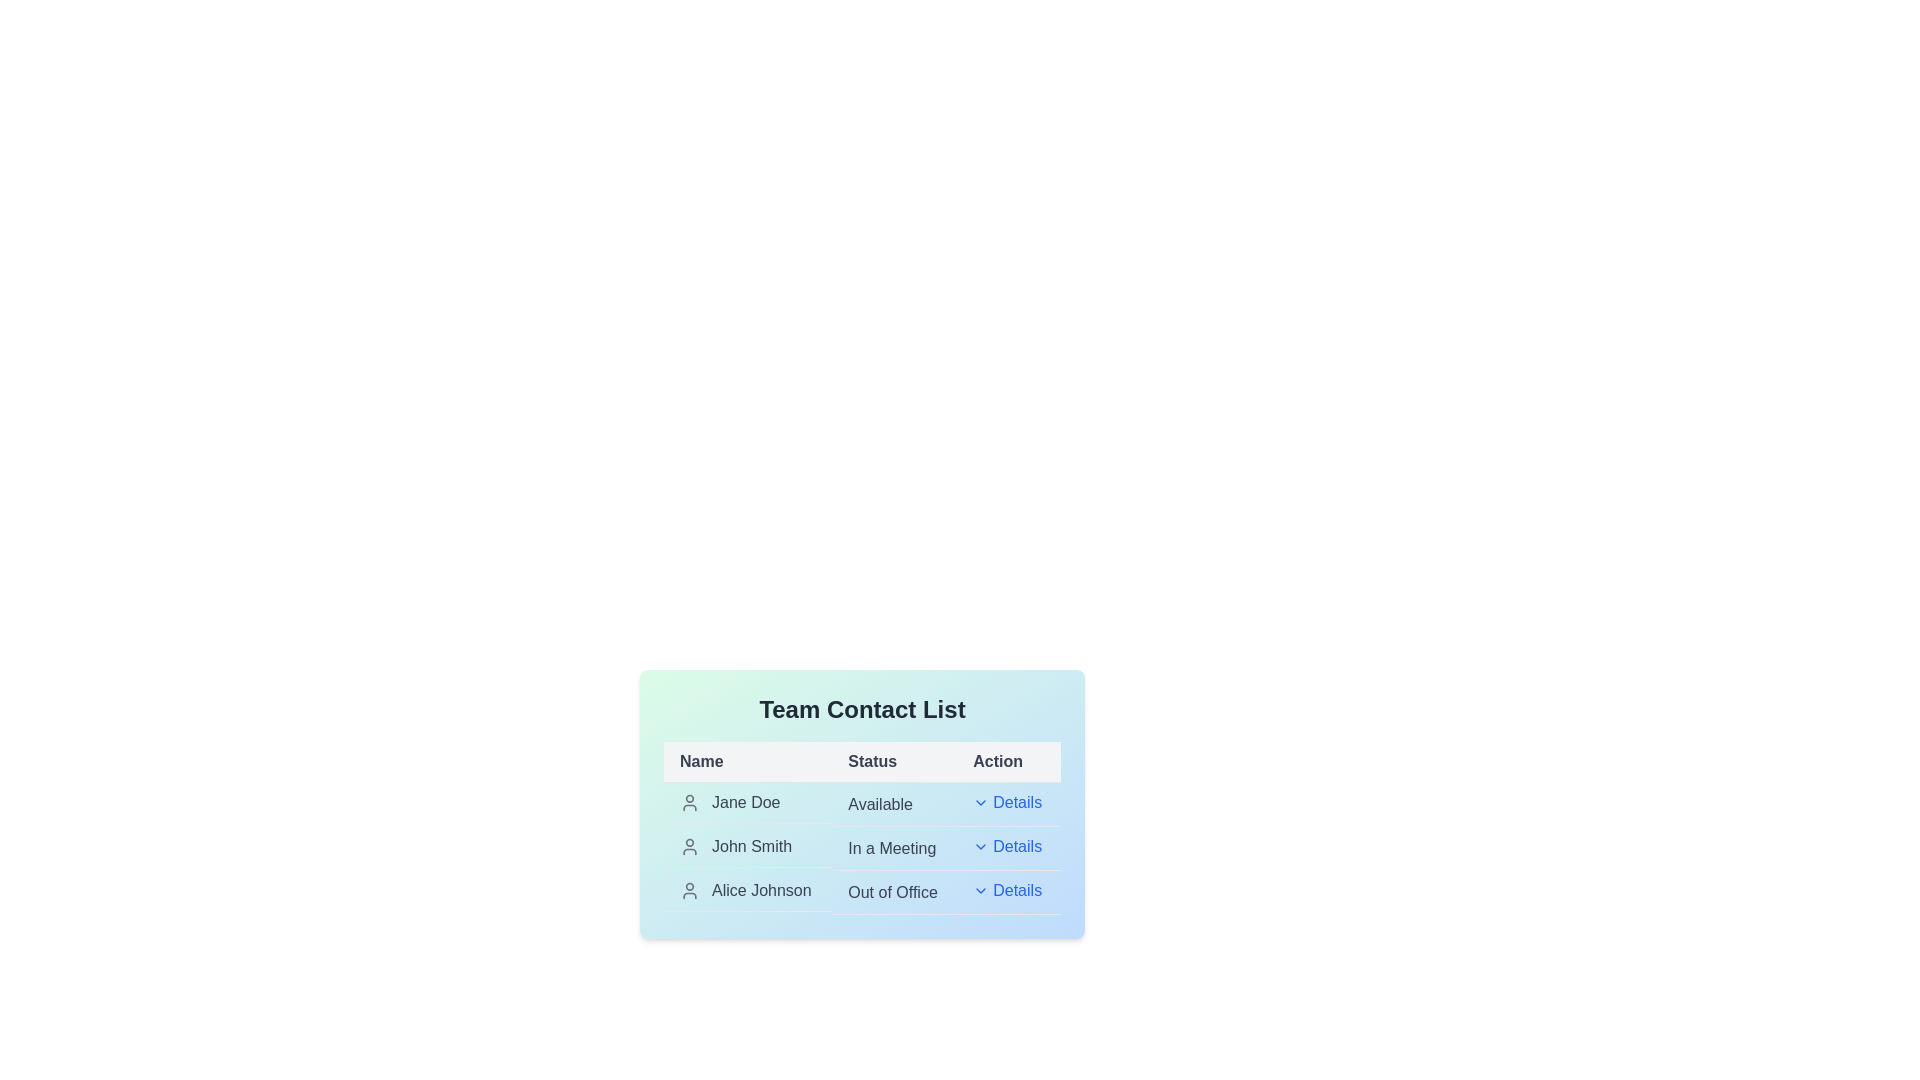  What do you see at coordinates (747, 847) in the screenshot?
I see `the row corresponding to John Smith to open the context menu` at bounding box center [747, 847].